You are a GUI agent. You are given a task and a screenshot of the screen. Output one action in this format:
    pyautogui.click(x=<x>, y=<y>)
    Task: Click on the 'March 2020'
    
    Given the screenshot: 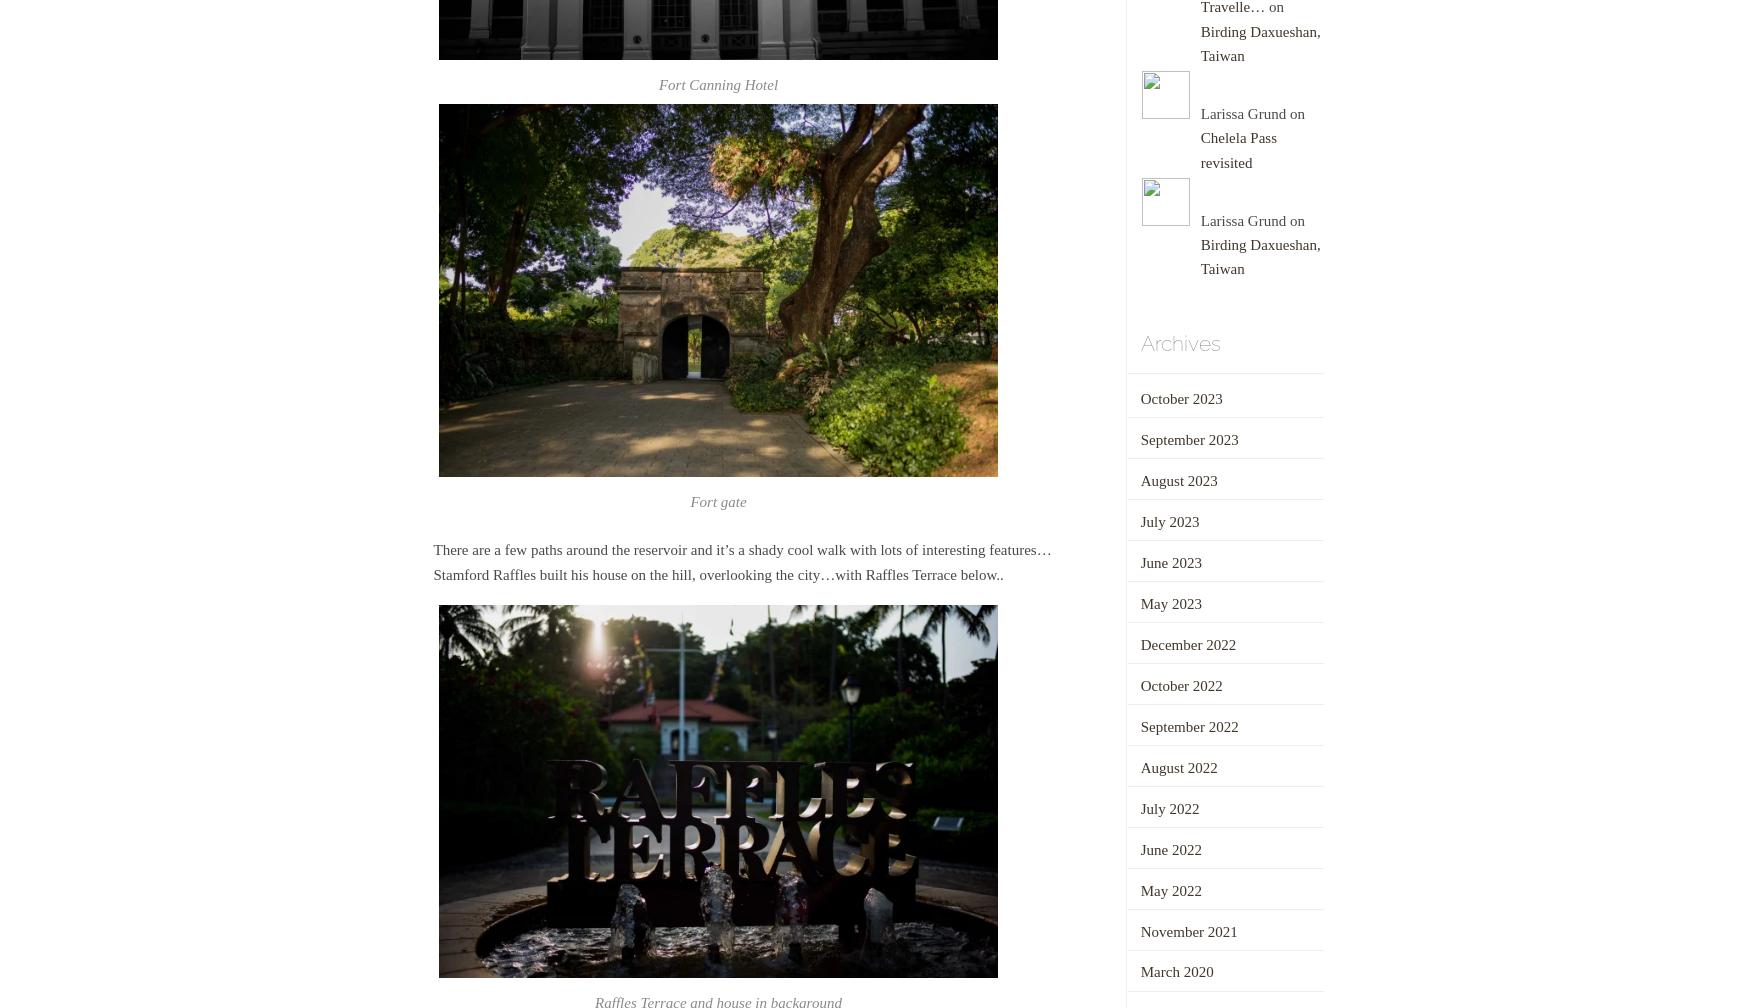 What is the action you would take?
    pyautogui.click(x=1175, y=972)
    